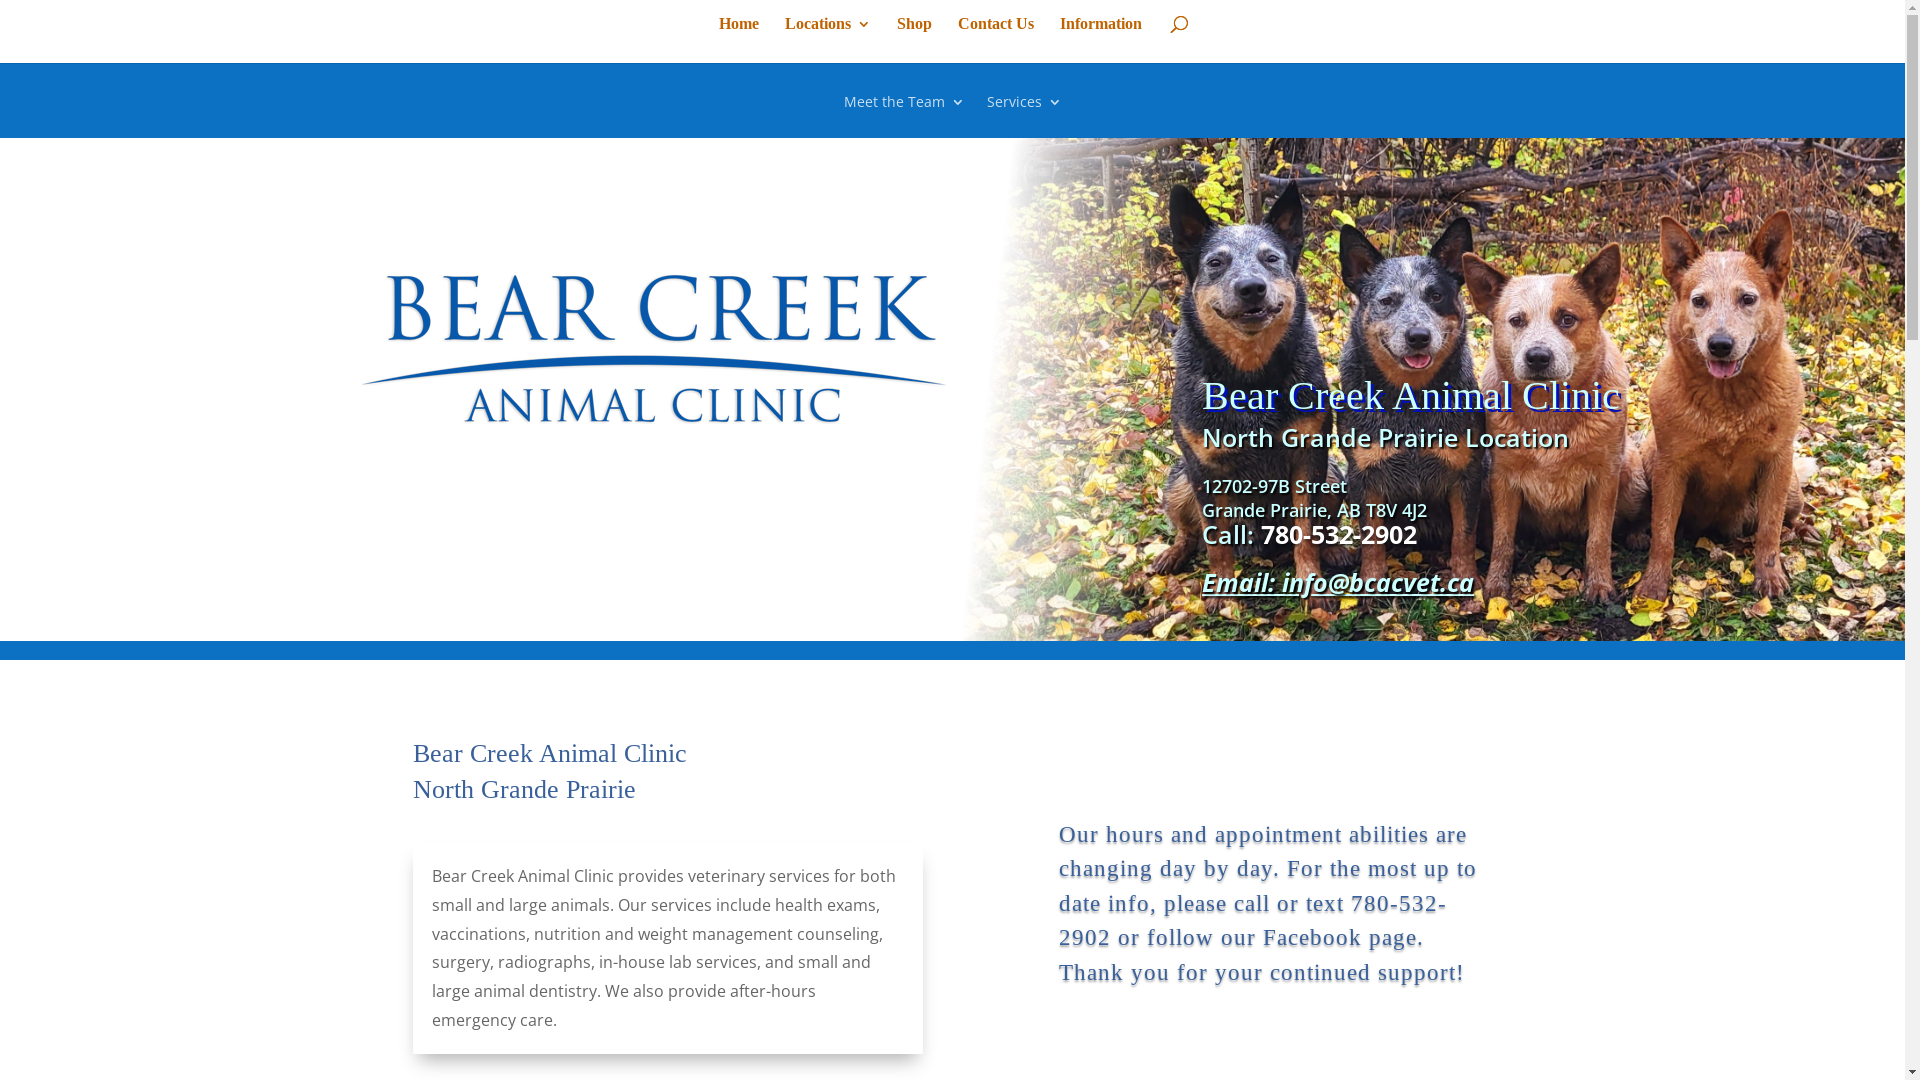 This screenshot has width=1920, height=1080. Describe the element at coordinates (1339, 532) in the screenshot. I see `'780-532-2902'` at that location.